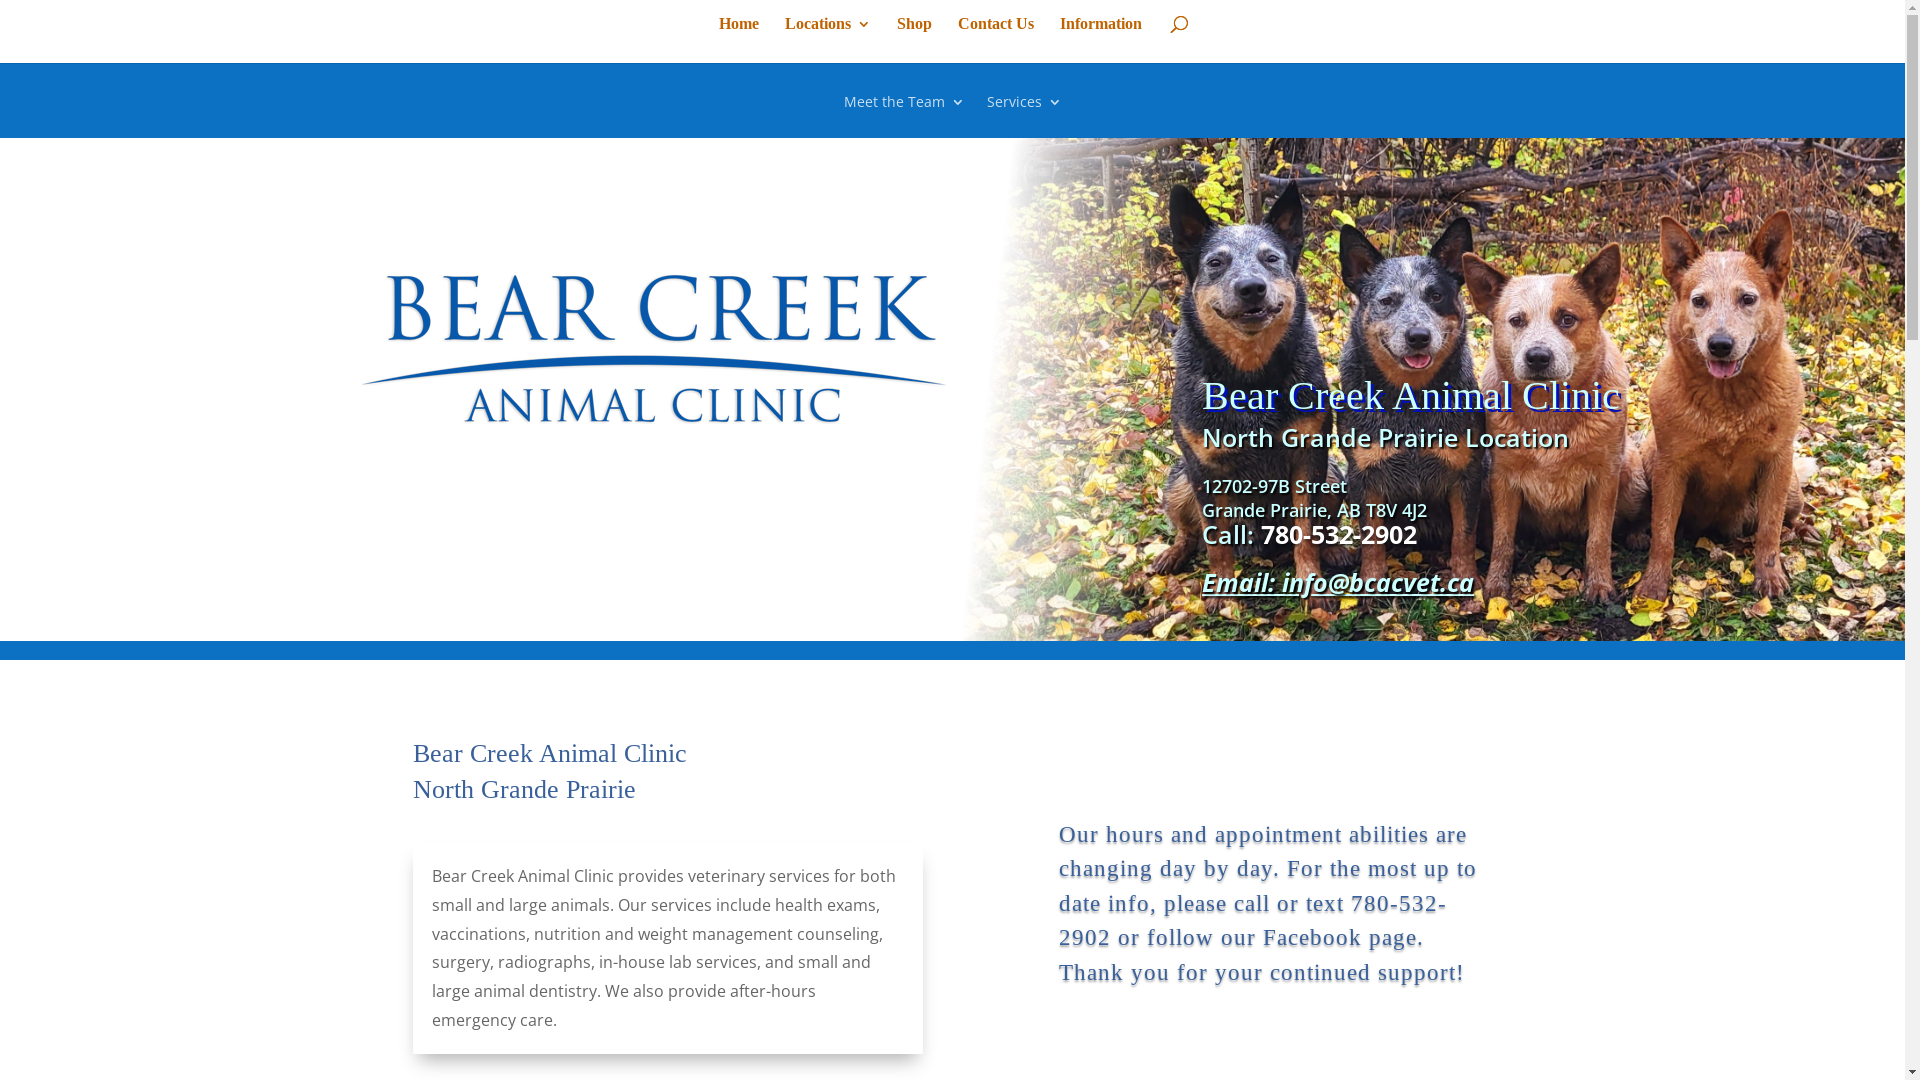 This screenshot has width=1920, height=1080. Describe the element at coordinates (1339, 532) in the screenshot. I see `'780-532-2902'` at that location.